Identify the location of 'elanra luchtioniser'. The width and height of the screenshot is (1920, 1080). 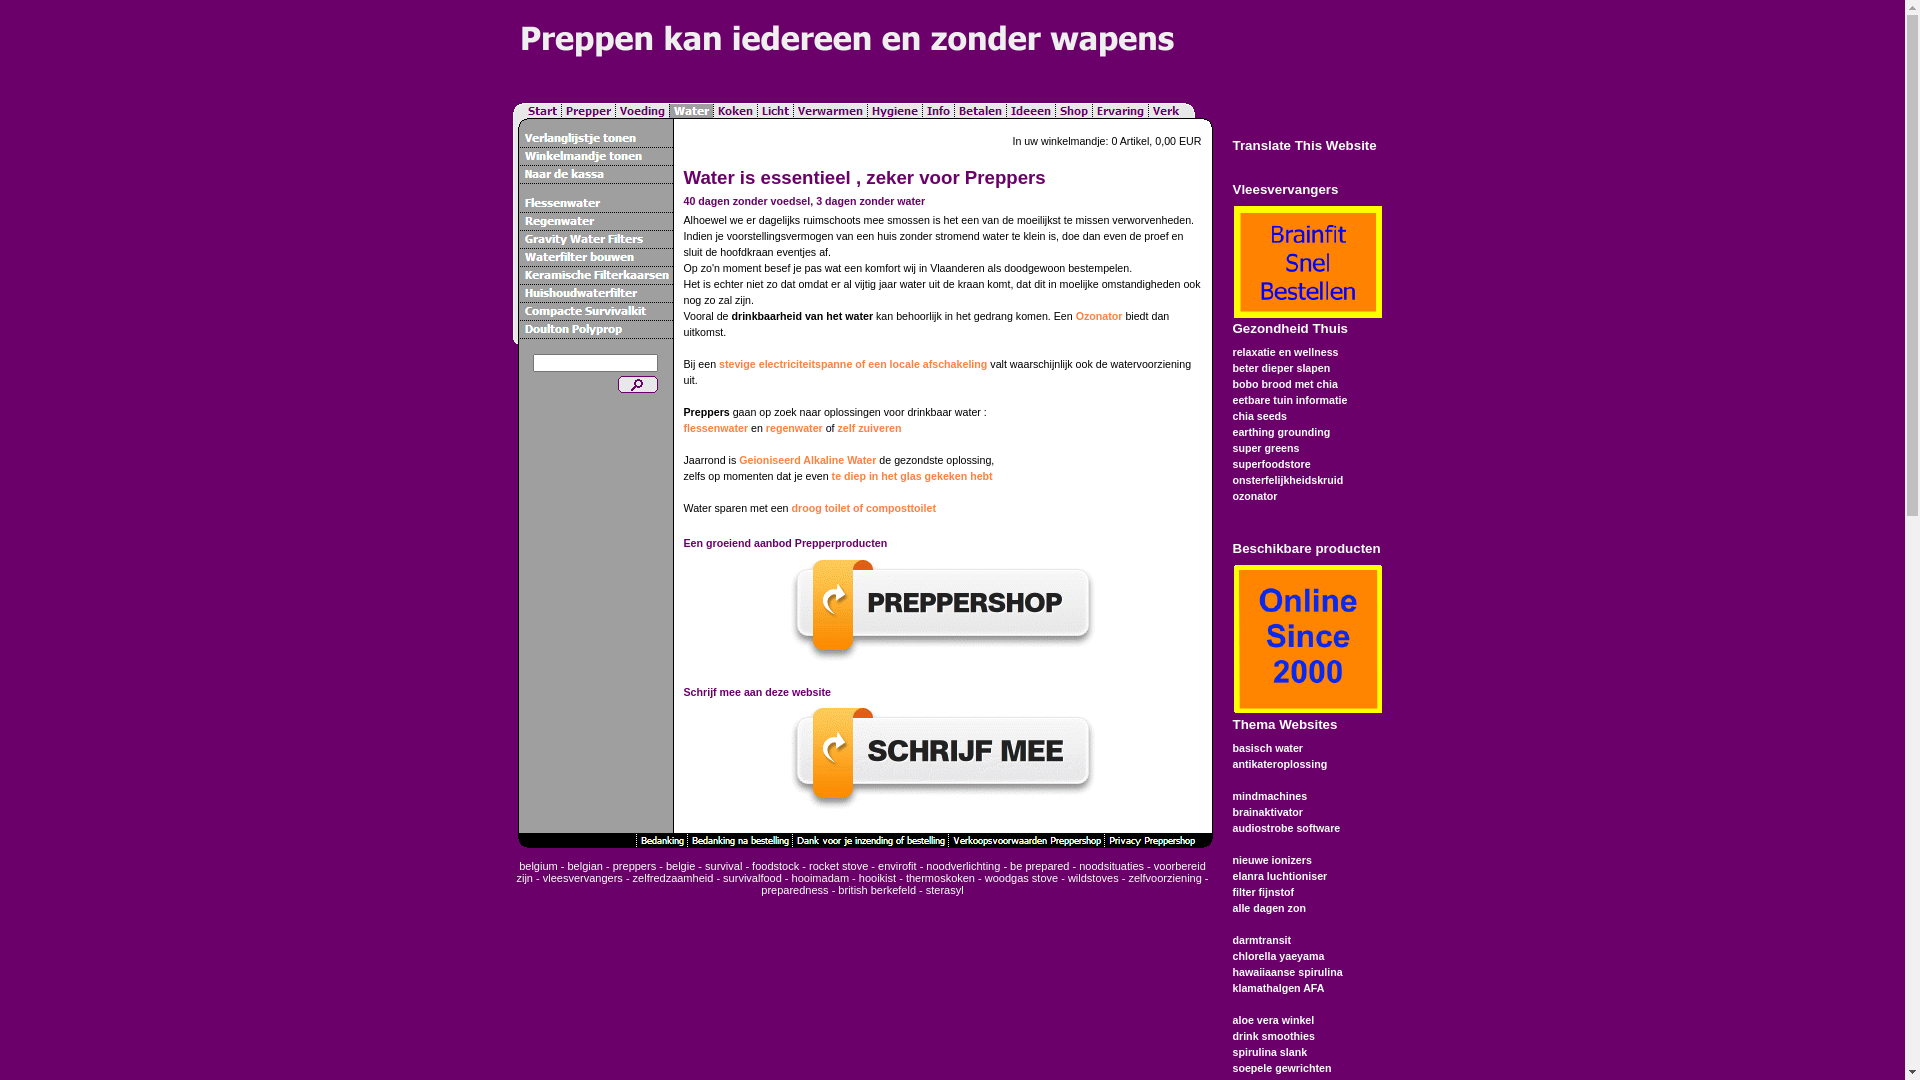
(1231, 874).